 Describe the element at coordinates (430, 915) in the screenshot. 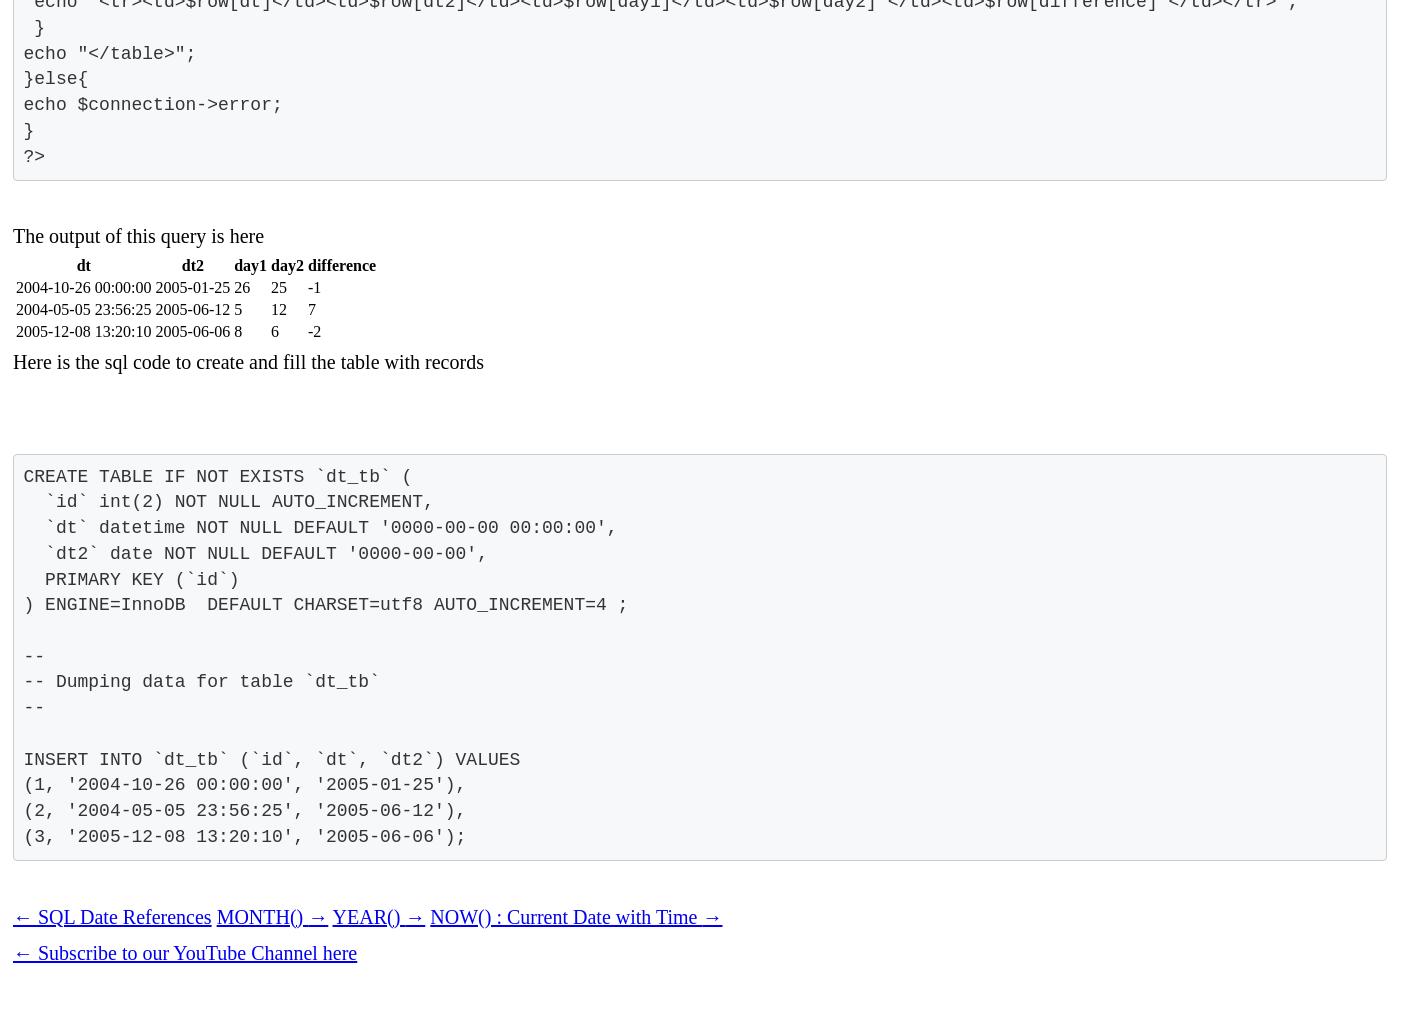

I see `'NOW() : Current Date with Time'` at that location.